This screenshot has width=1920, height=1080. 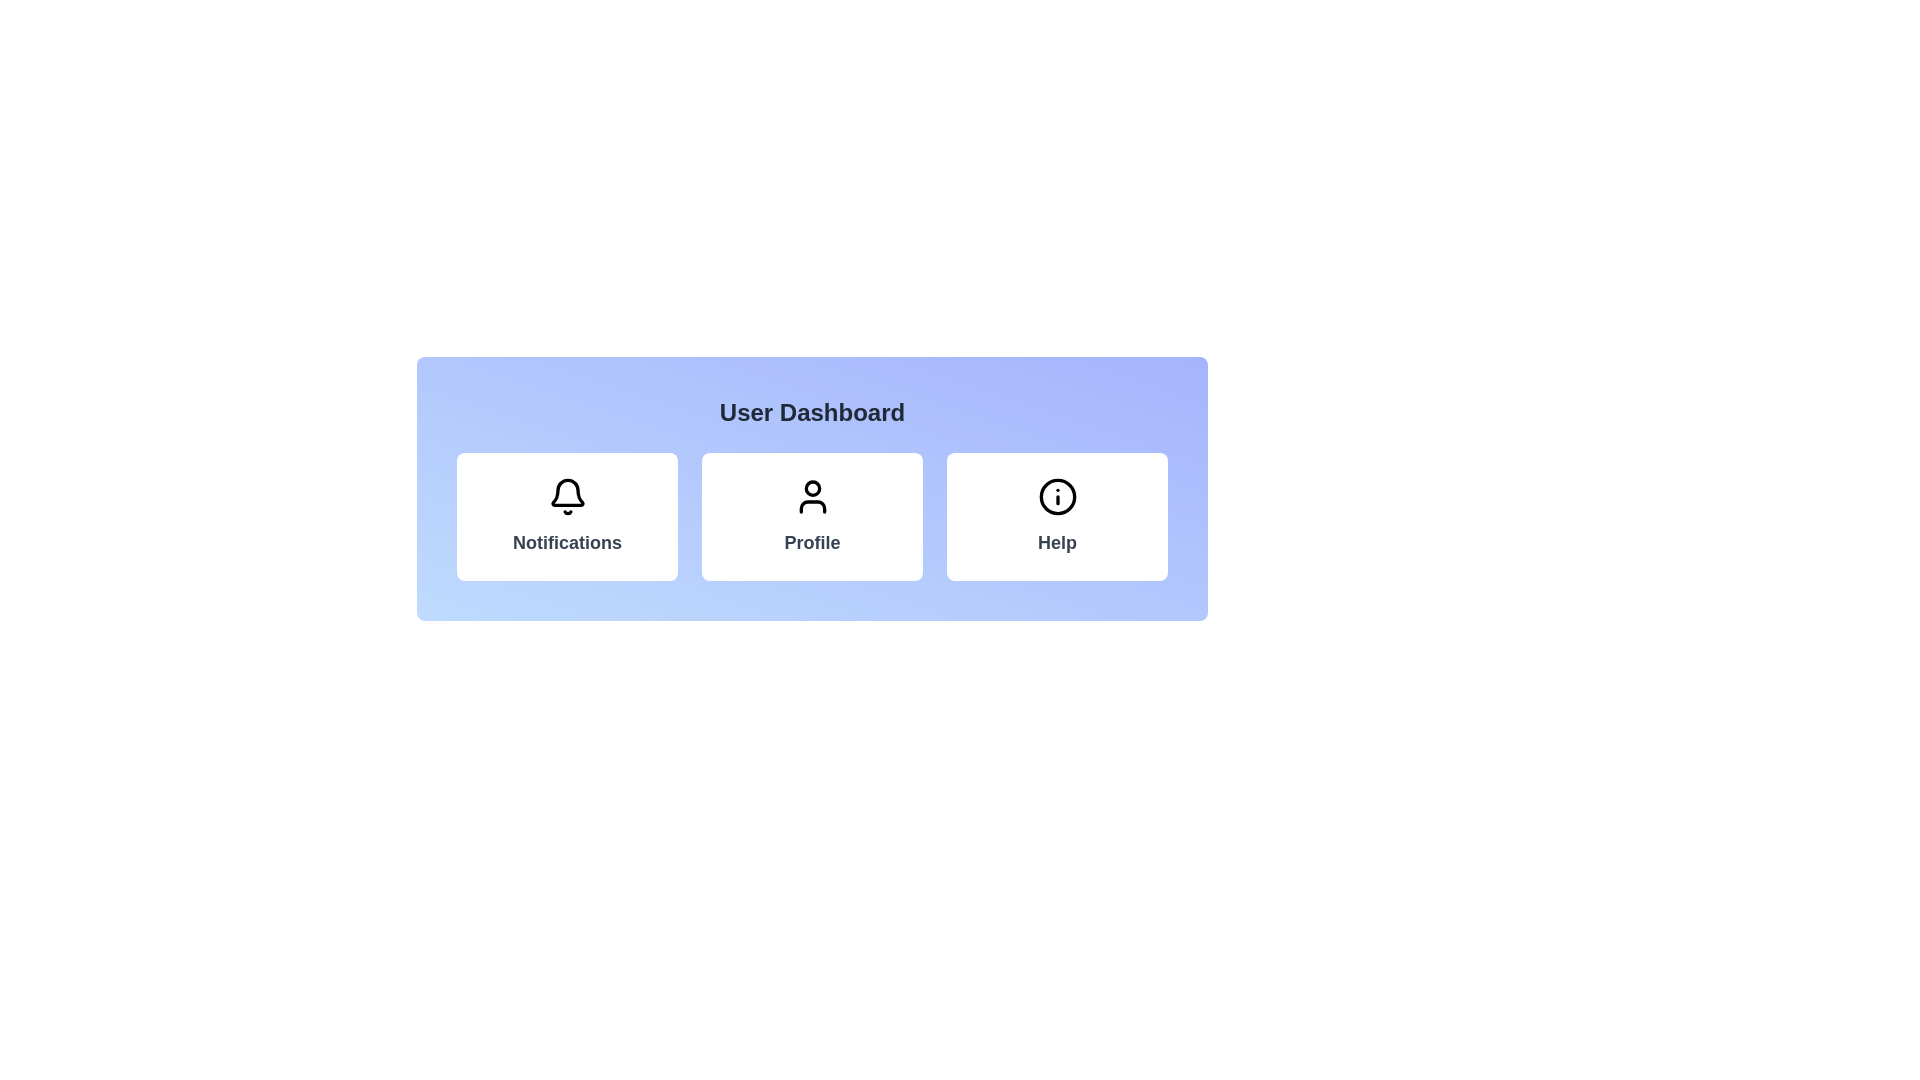 I want to click on the graphical circle that is part of the user profile icon located at the topmost part of the profile section on the dashboard, so click(x=812, y=488).